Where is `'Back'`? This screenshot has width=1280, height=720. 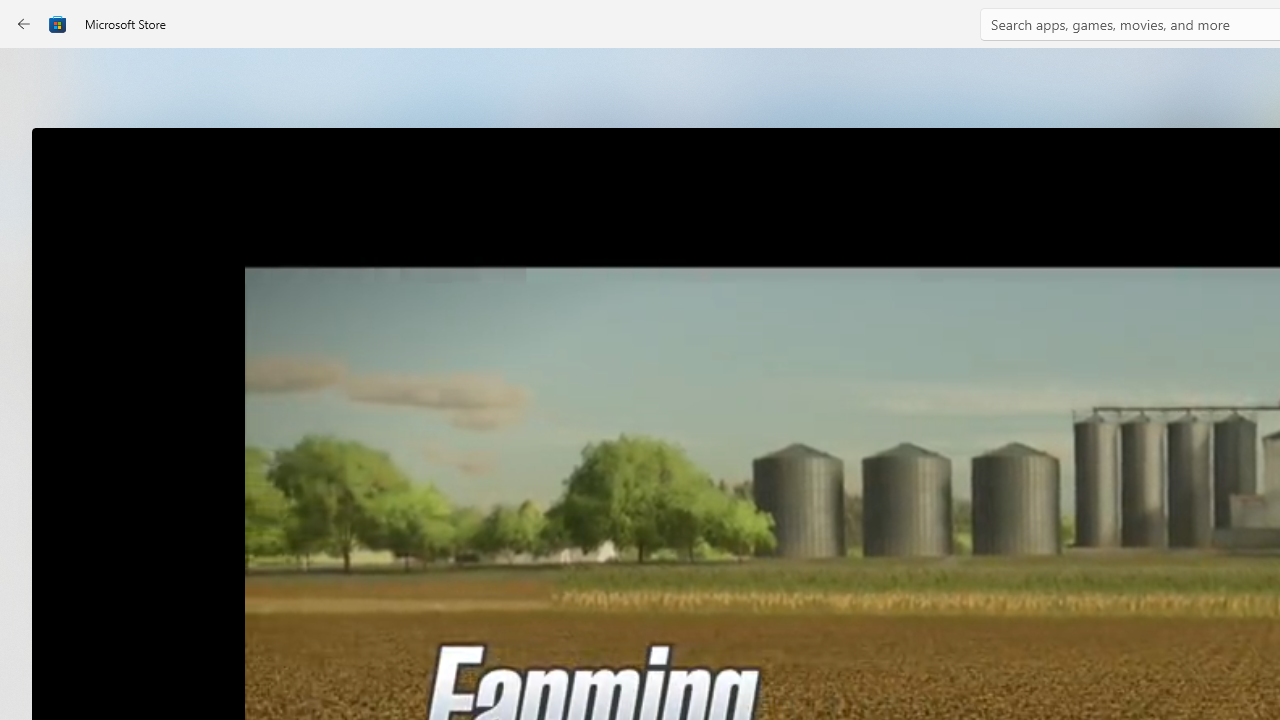 'Back' is located at coordinates (24, 24).